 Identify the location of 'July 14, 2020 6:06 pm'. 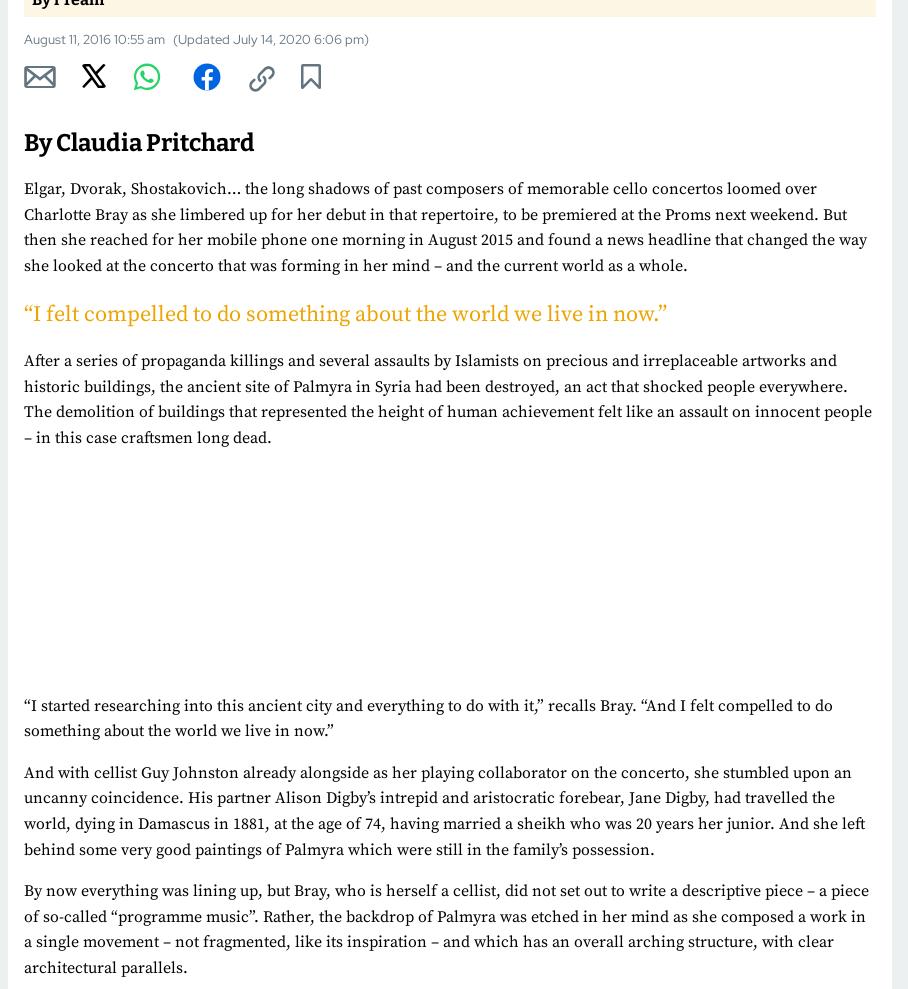
(298, 38).